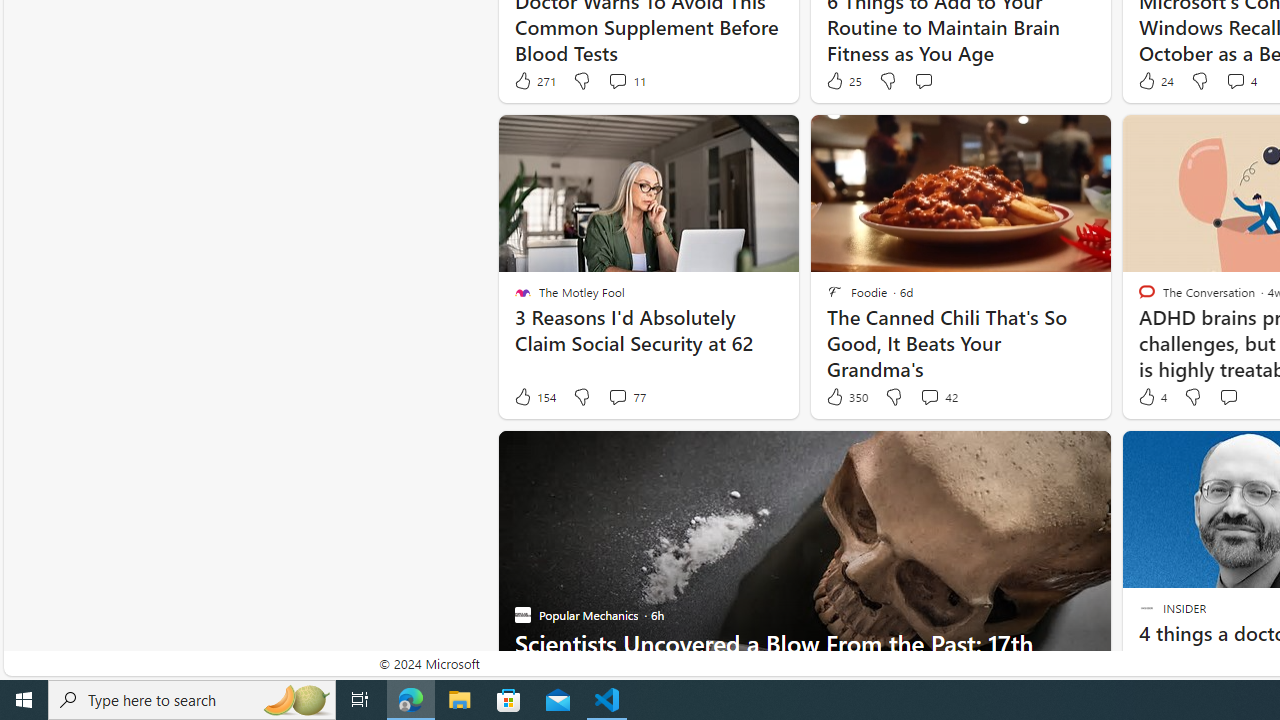 The width and height of the screenshot is (1280, 720). Describe the element at coordinates (843, 80) in the screenshot. I see `'25 Like'` at that location.